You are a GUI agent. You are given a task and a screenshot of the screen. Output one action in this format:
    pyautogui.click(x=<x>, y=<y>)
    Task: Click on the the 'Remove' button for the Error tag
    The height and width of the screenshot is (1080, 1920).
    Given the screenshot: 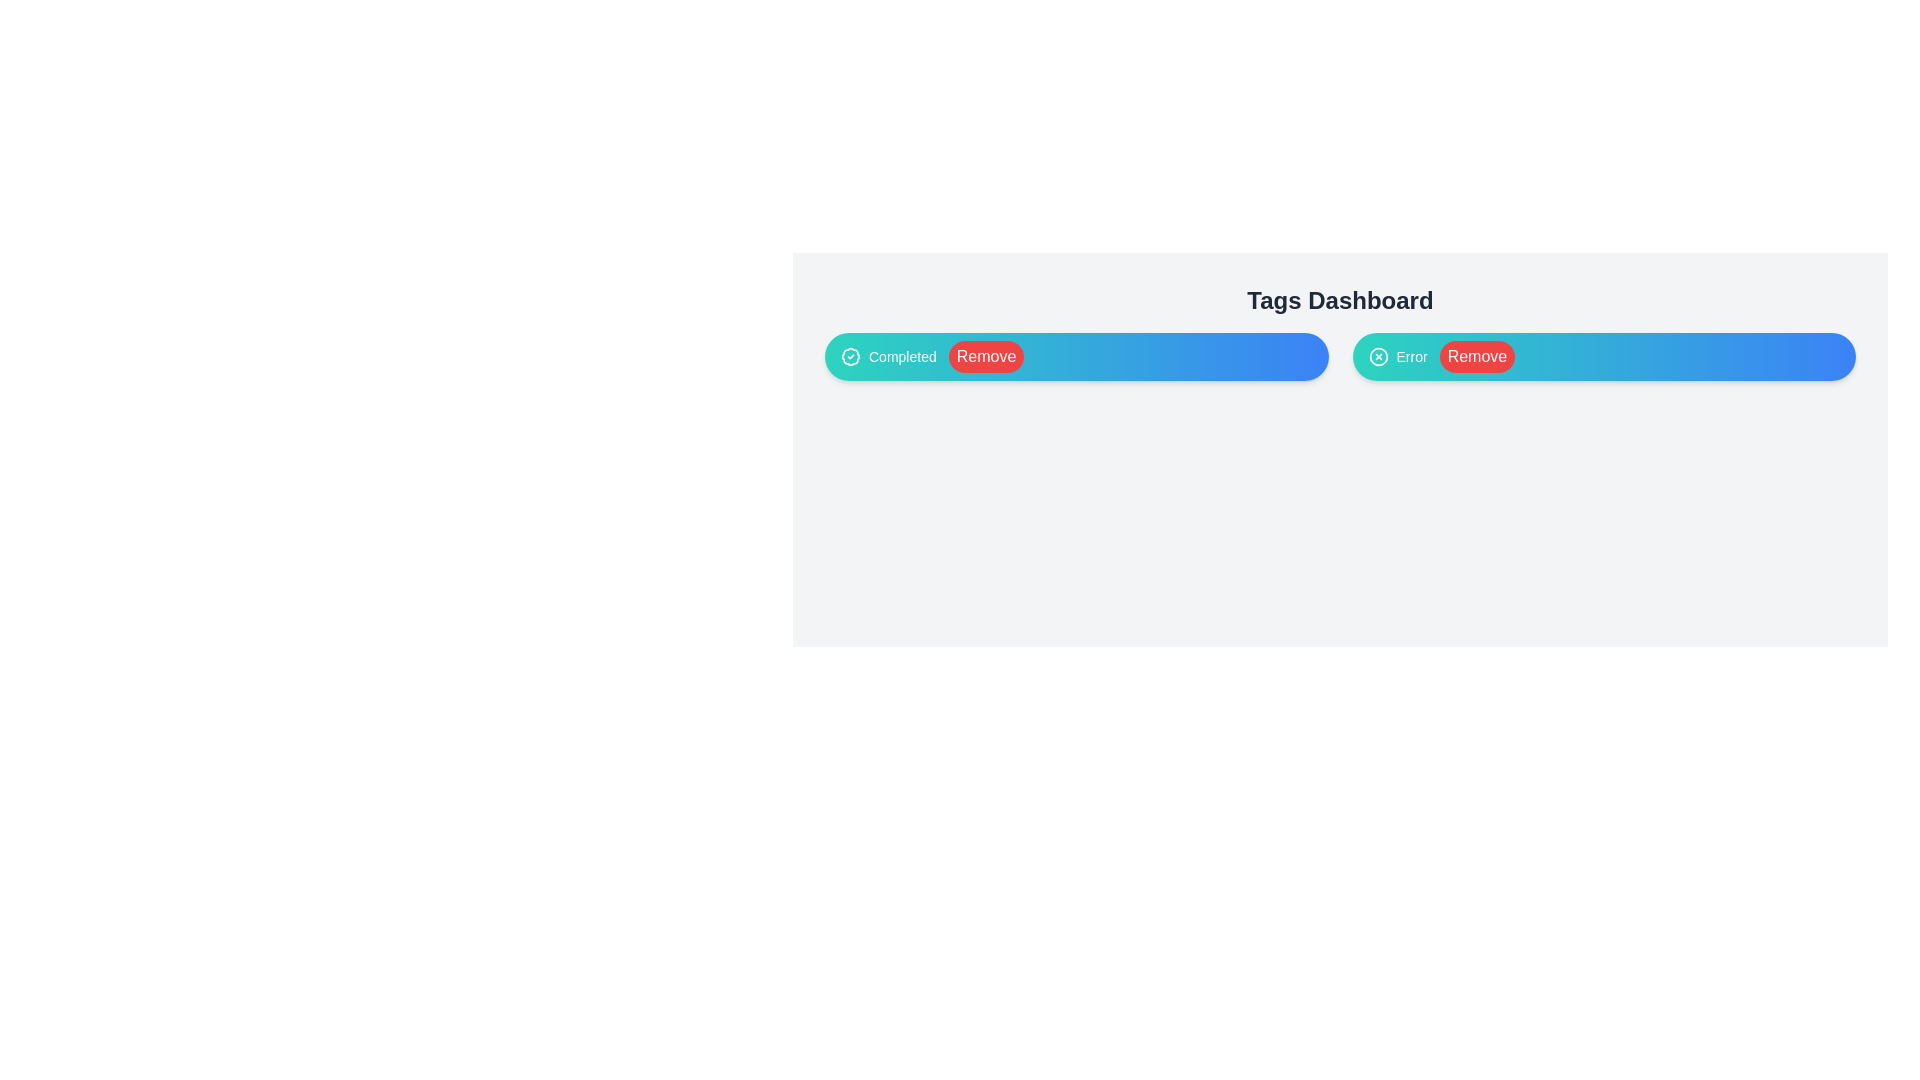 What is the action you would take?
    pyautogui.click(x=1477, y=356)
    